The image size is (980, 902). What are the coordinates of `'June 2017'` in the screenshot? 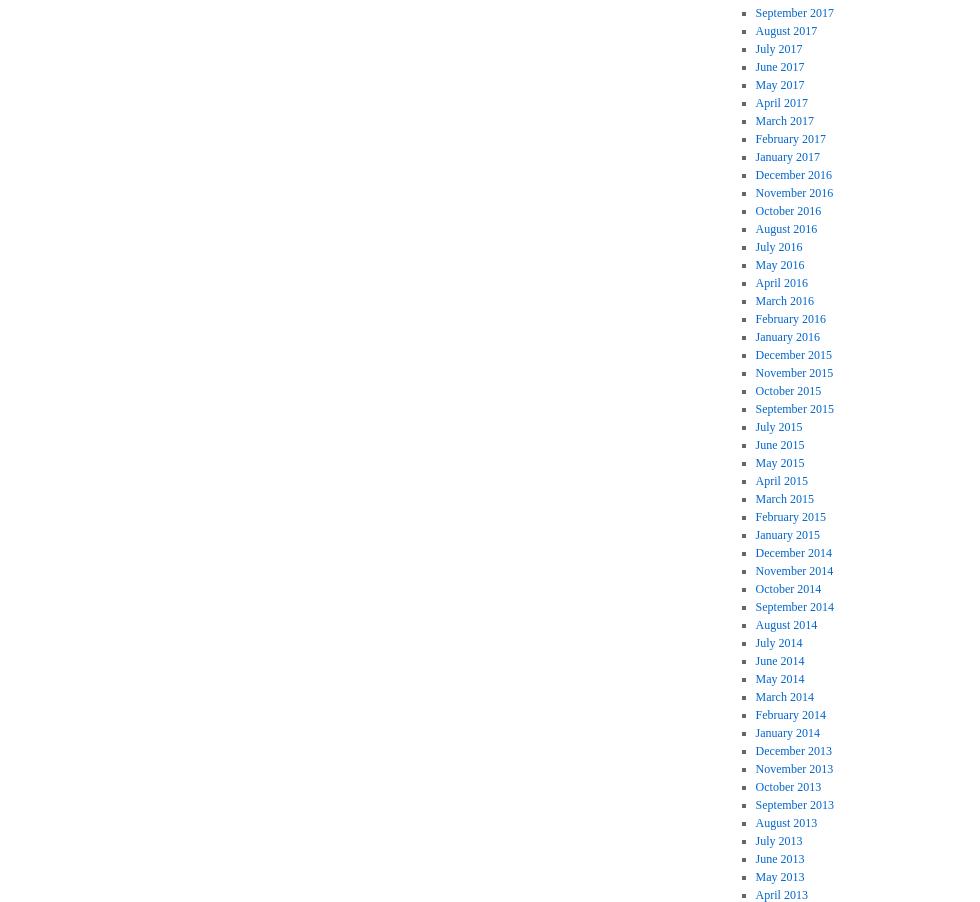 It's located at (779, 65).